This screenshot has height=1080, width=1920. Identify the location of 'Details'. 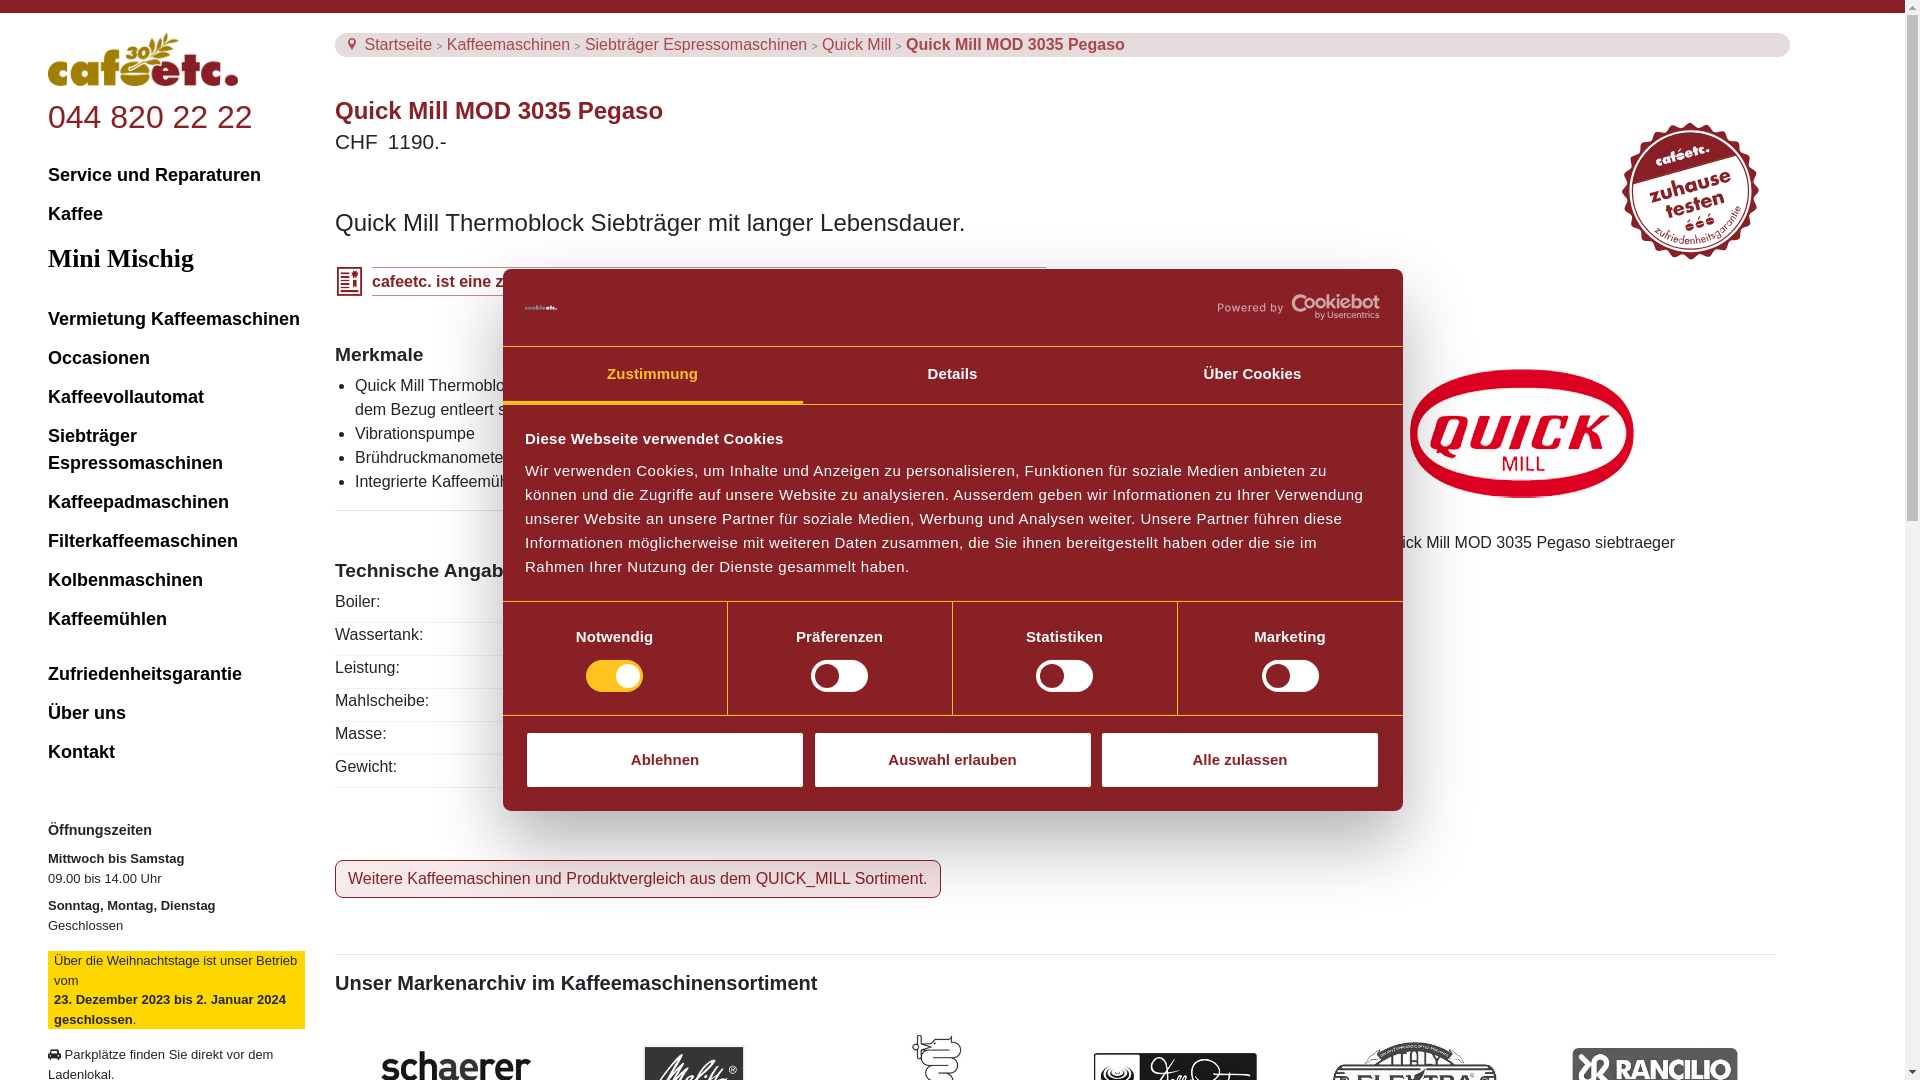
(950, 375).